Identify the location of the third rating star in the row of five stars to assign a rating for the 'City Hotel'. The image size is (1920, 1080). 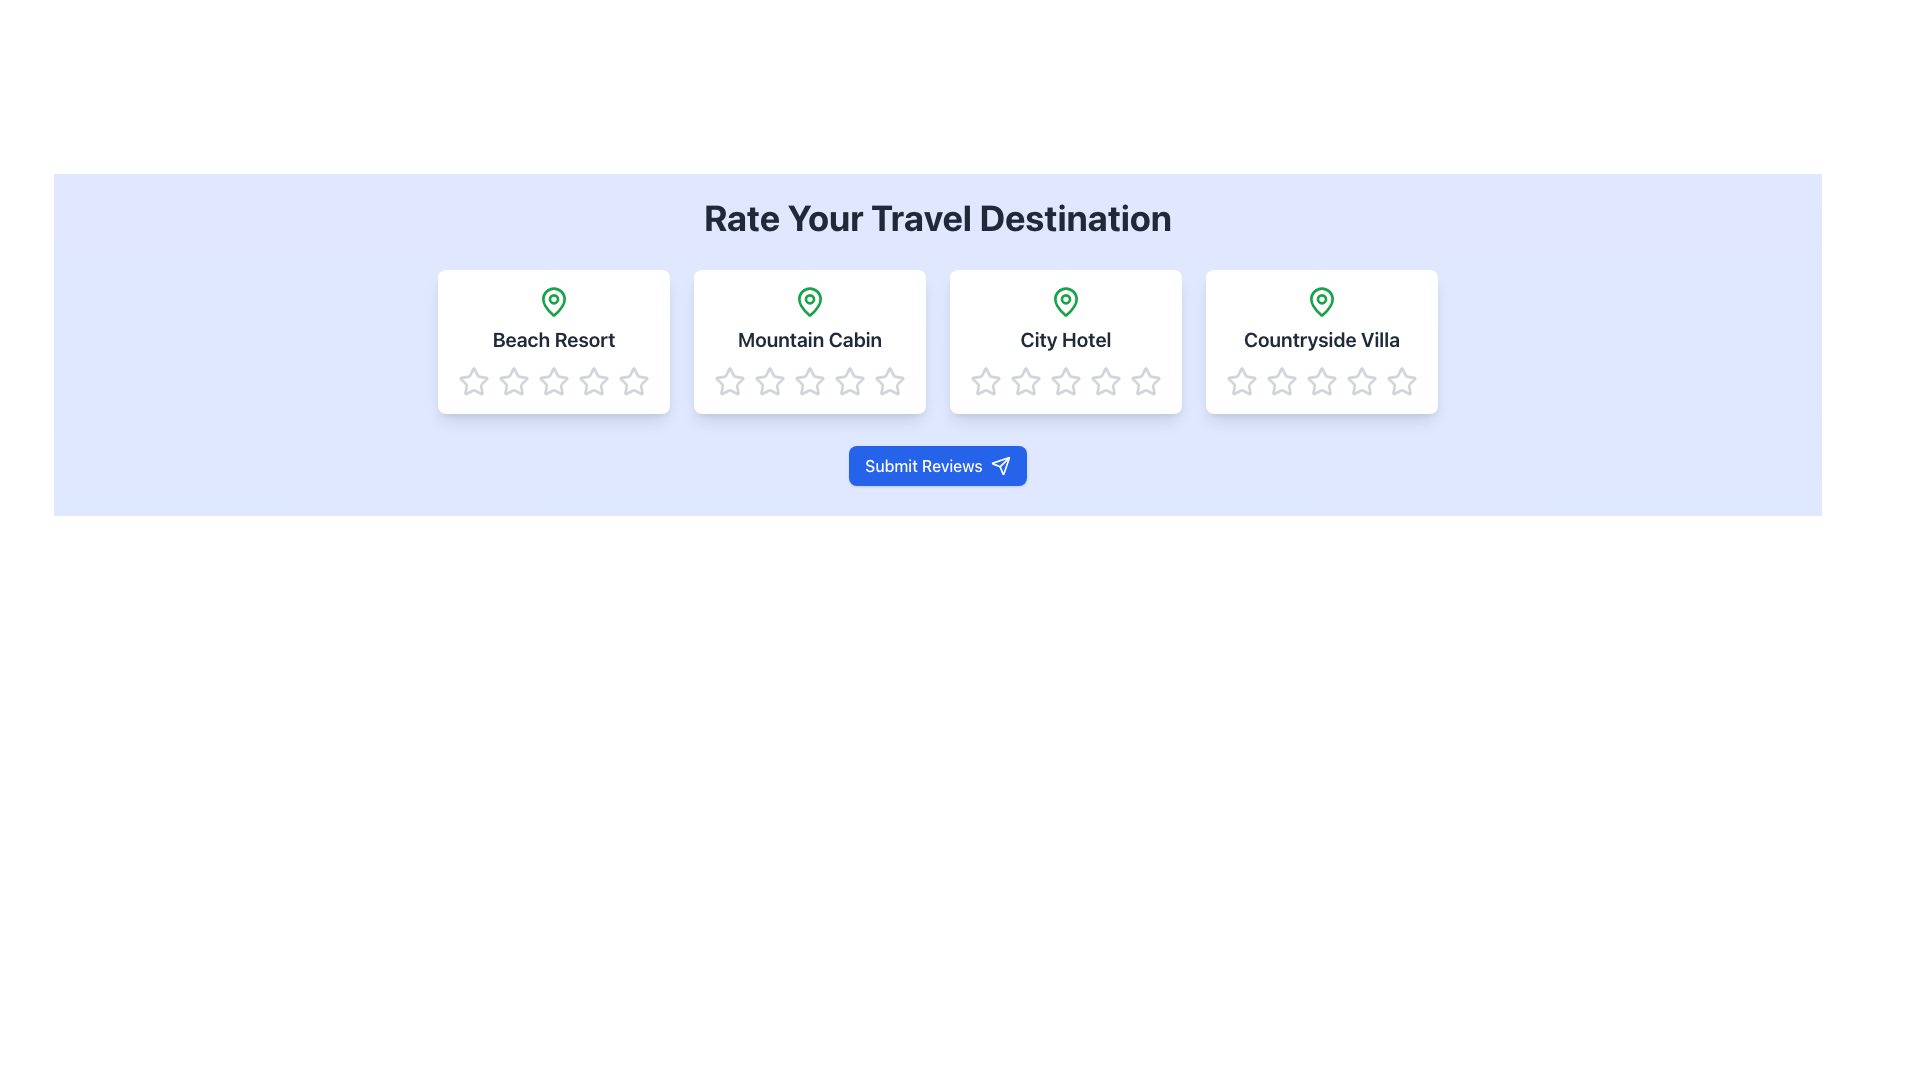
(1104, 381).